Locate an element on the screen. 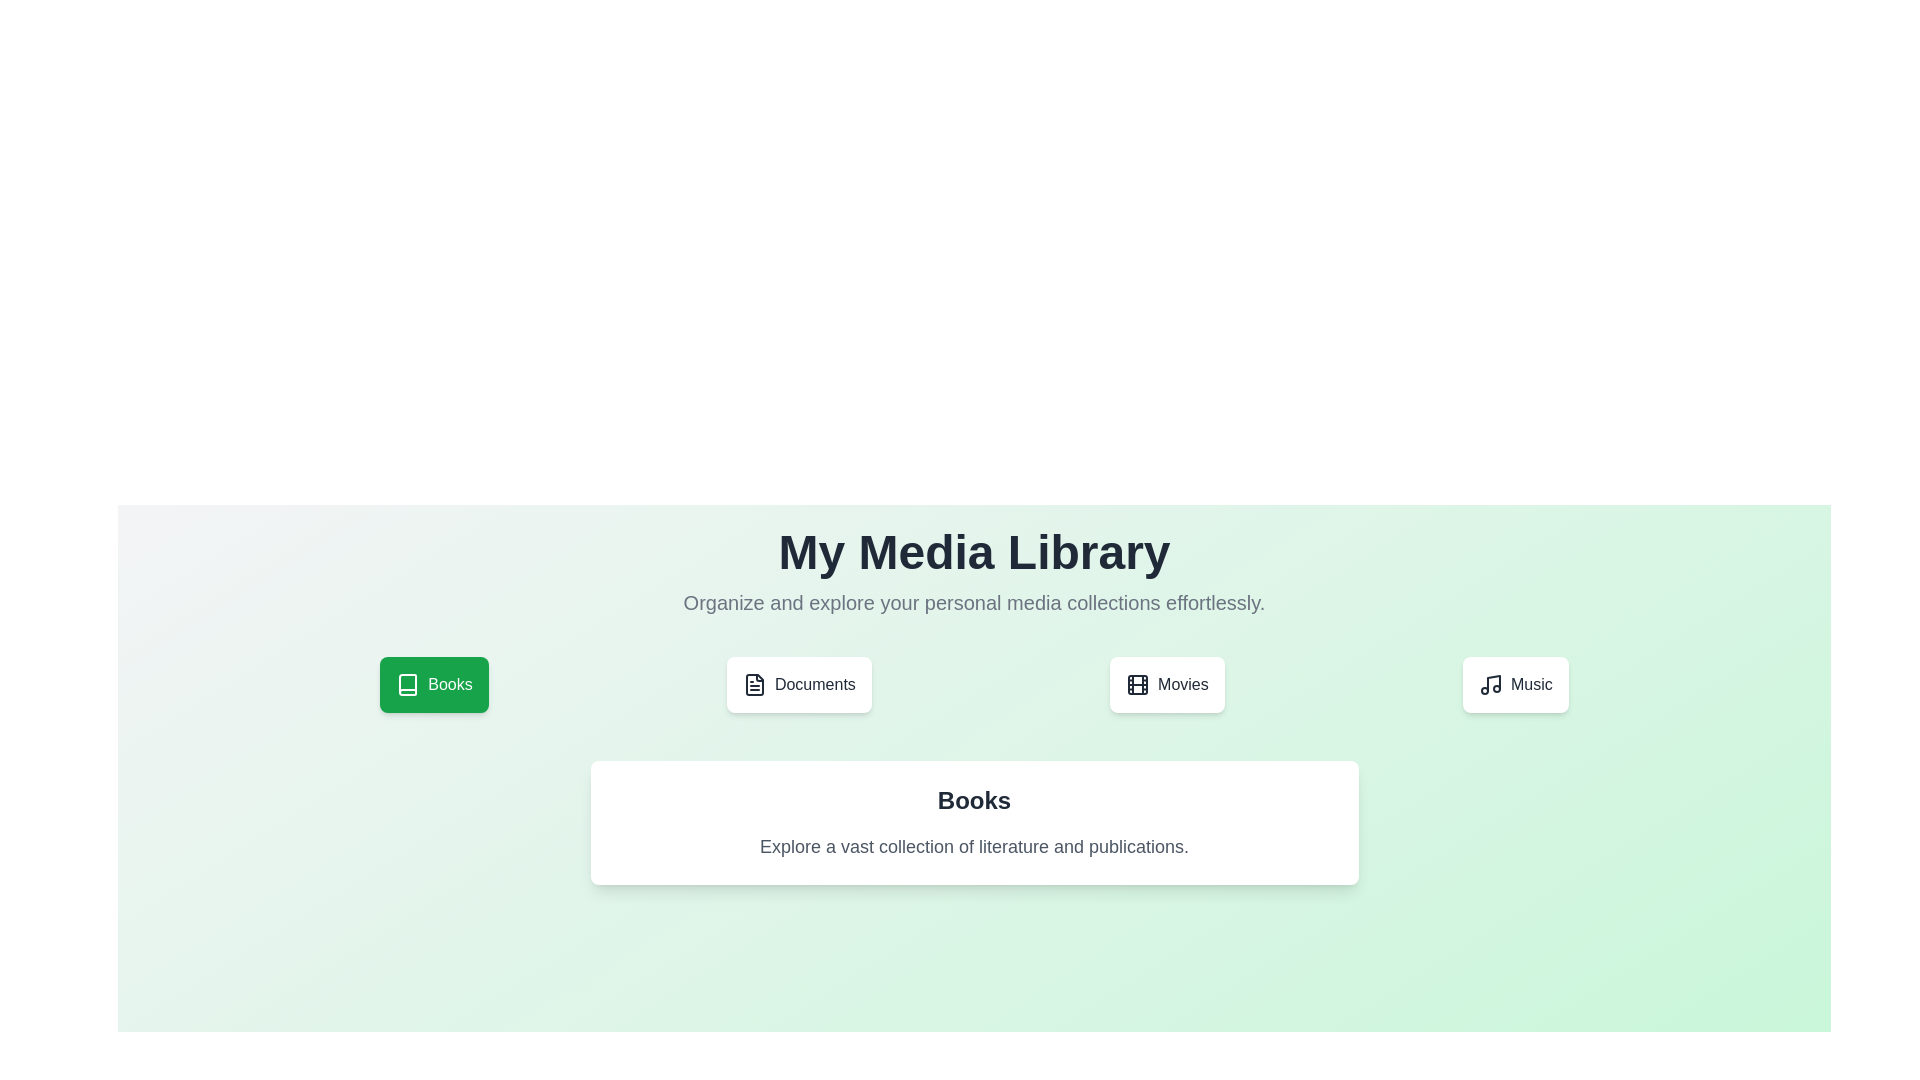 This screenshot has width=1920, height=1080. the tab labeled Movies to switch its active state is located at coordinates (1167, 684).